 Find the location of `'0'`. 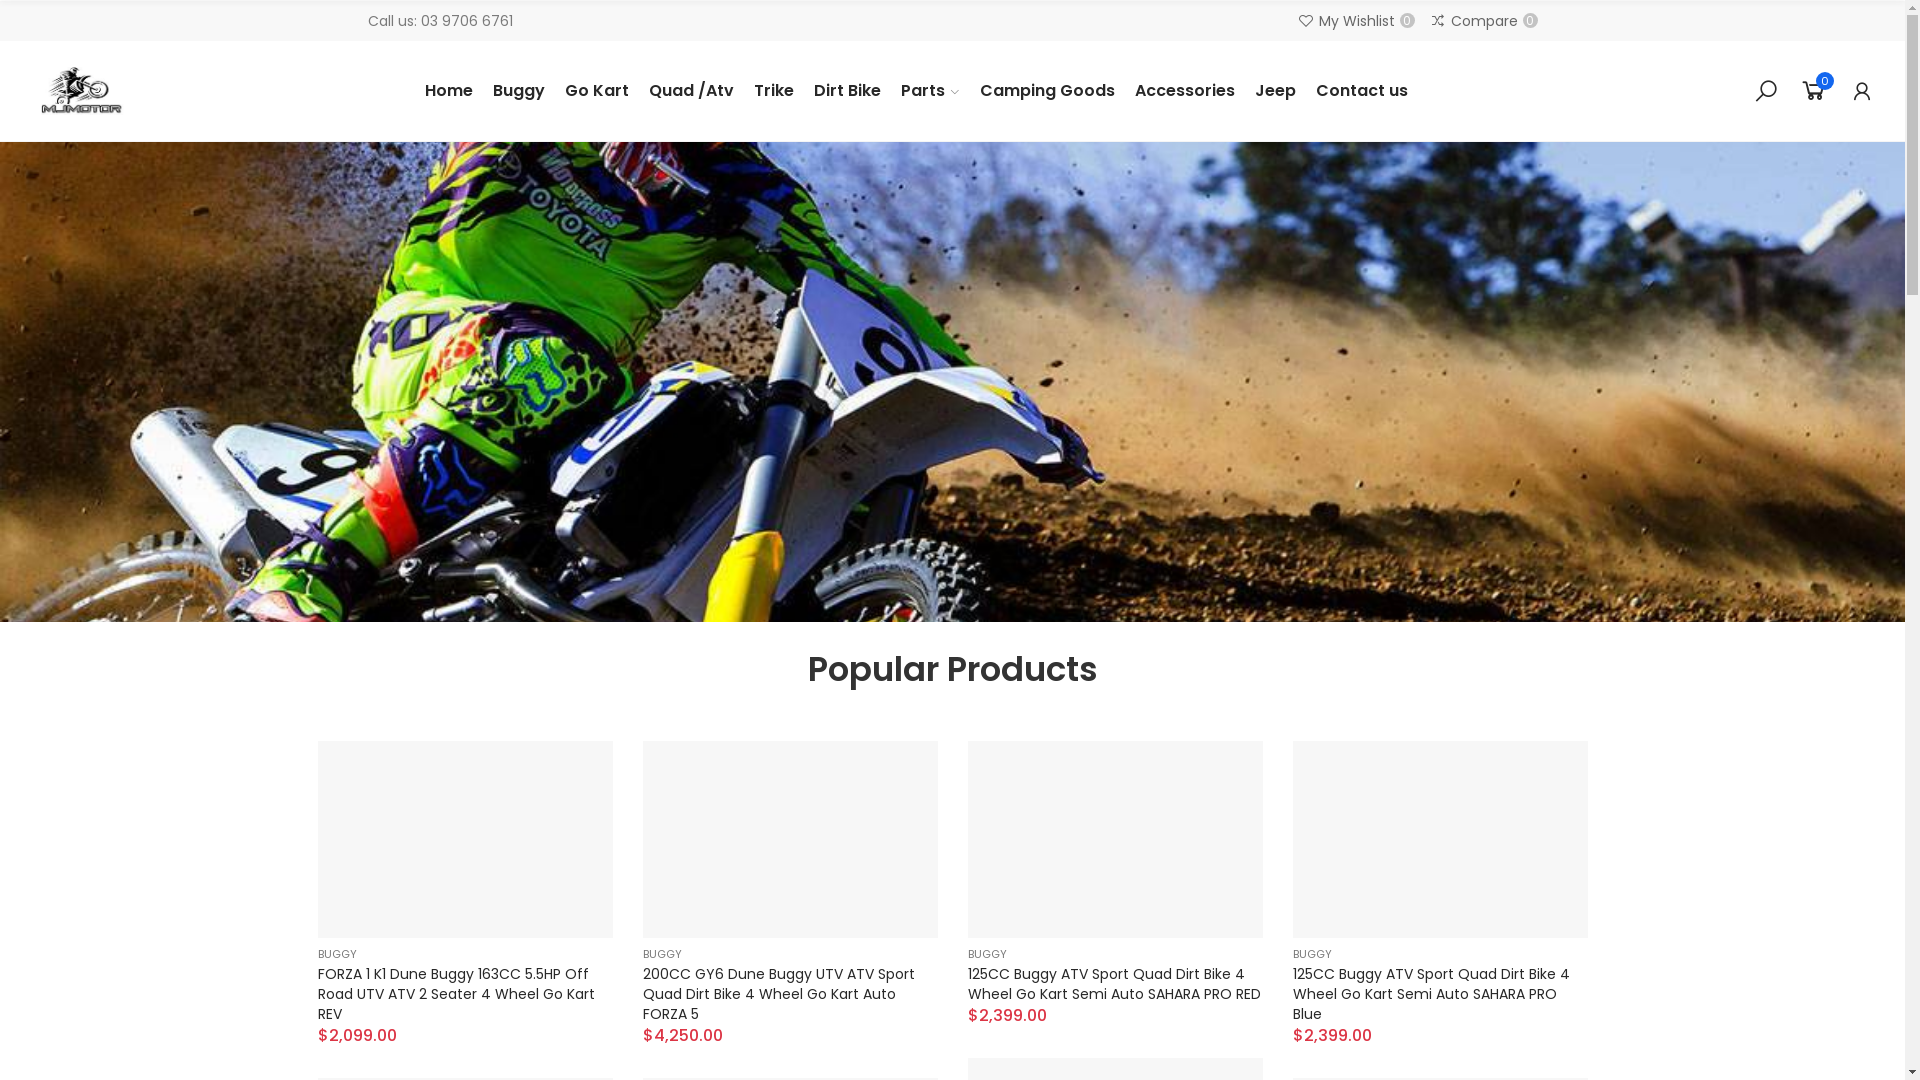

'0' is located at coordinates (1814, 91).